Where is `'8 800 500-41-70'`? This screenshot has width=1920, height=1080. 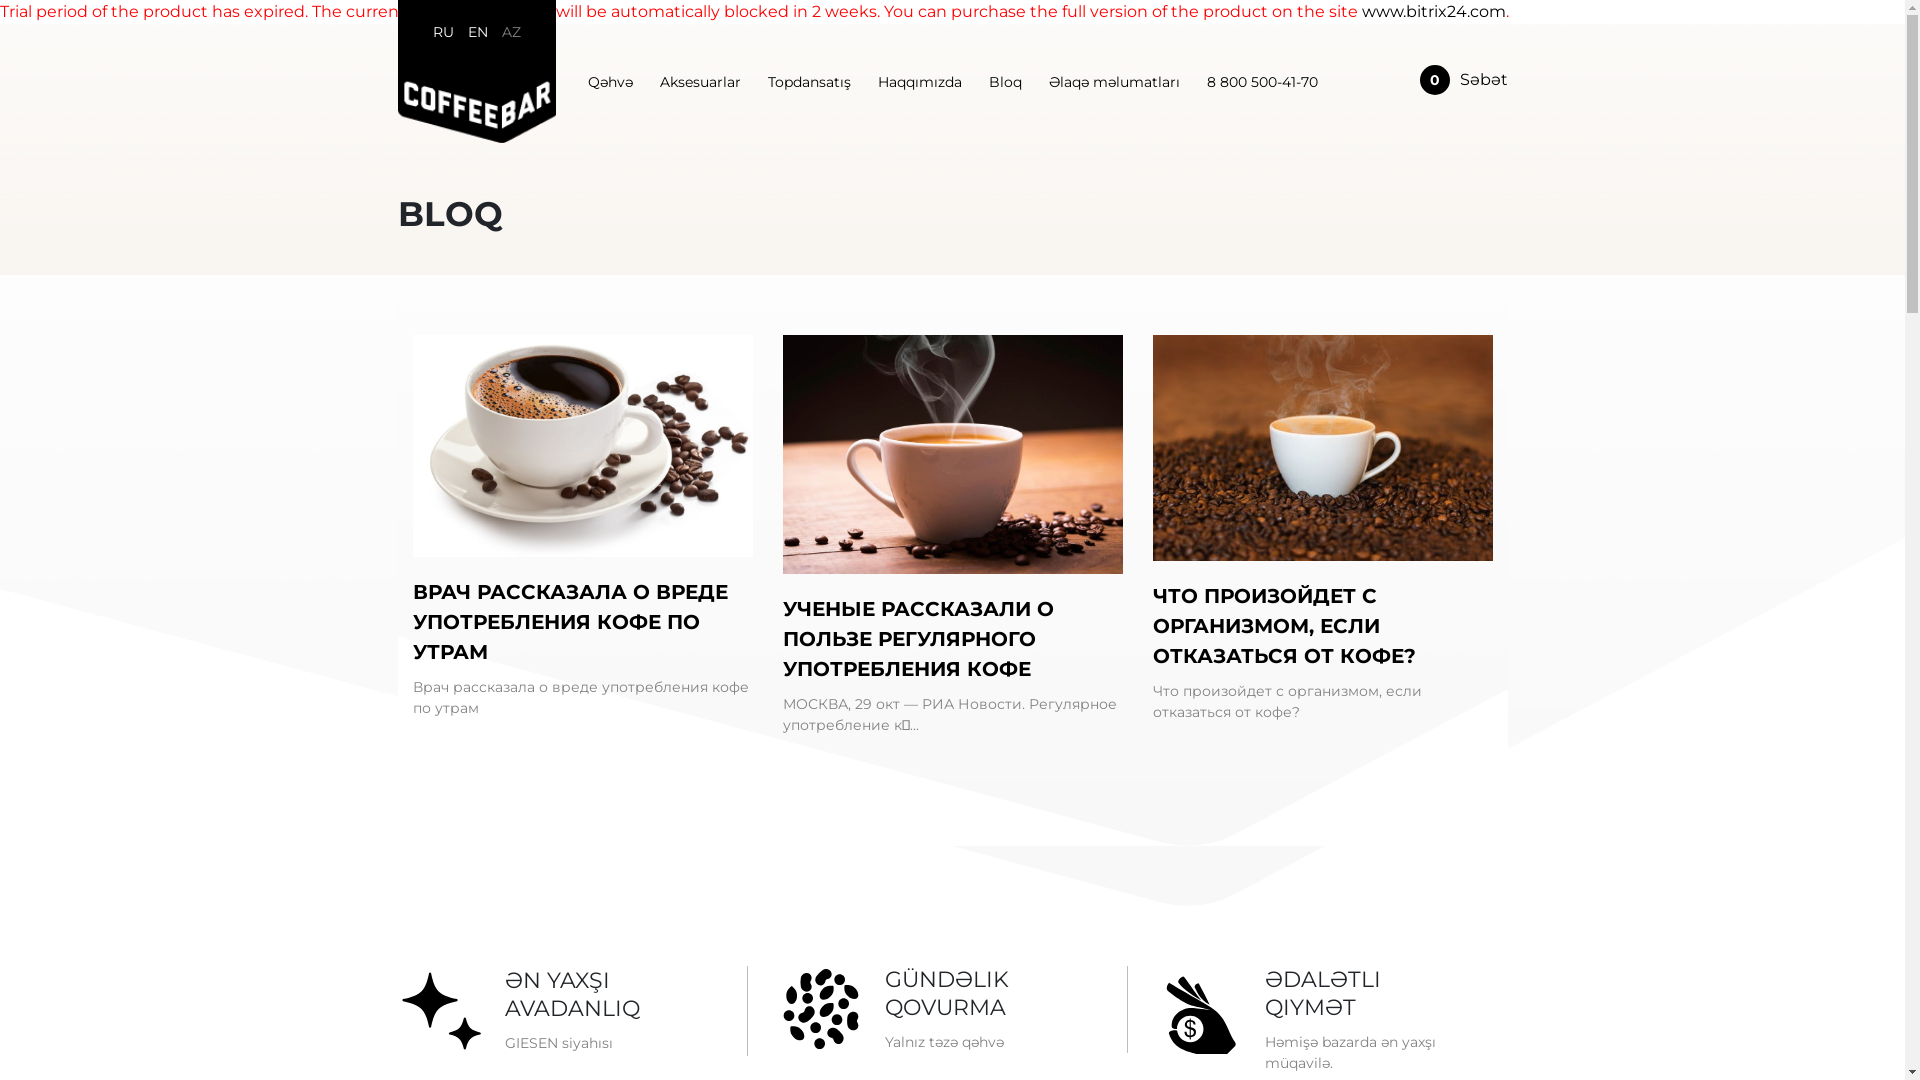 '8 800 500-41-70' is located at coordinates (1260, 80).